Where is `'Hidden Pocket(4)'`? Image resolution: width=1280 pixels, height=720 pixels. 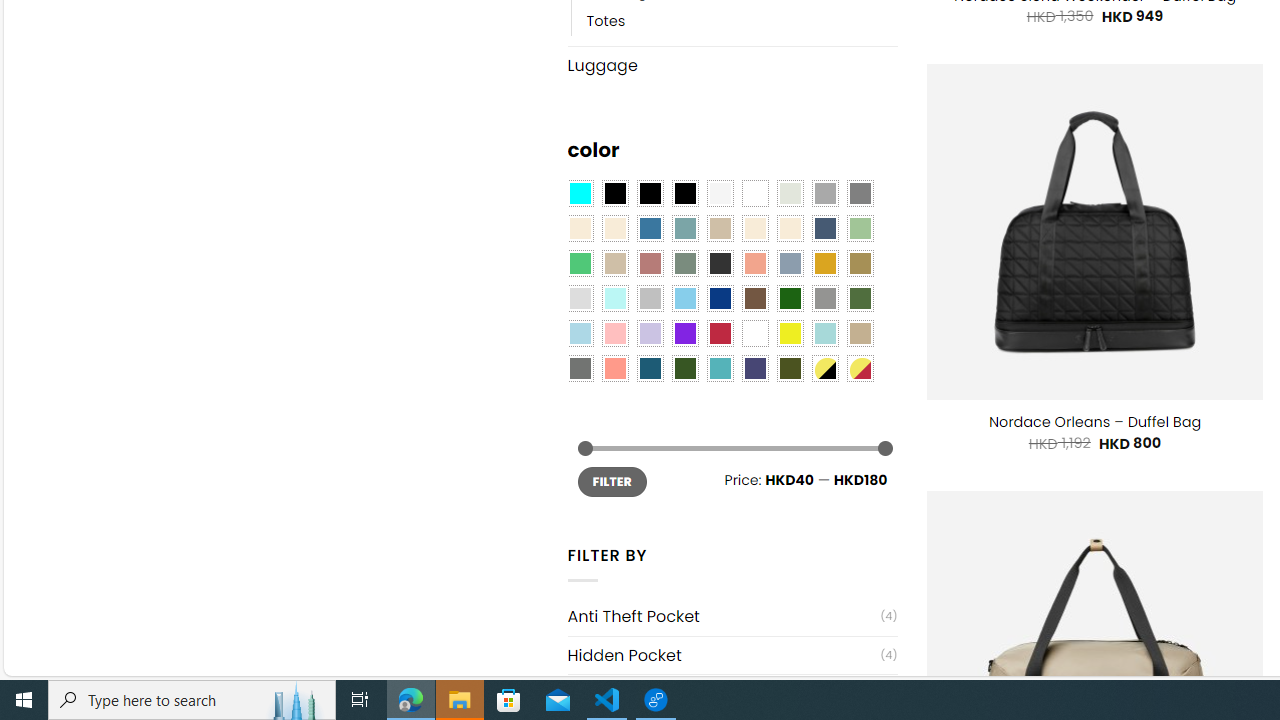
'Hidden Pocket(4)' is located at coordinates (731, 655).